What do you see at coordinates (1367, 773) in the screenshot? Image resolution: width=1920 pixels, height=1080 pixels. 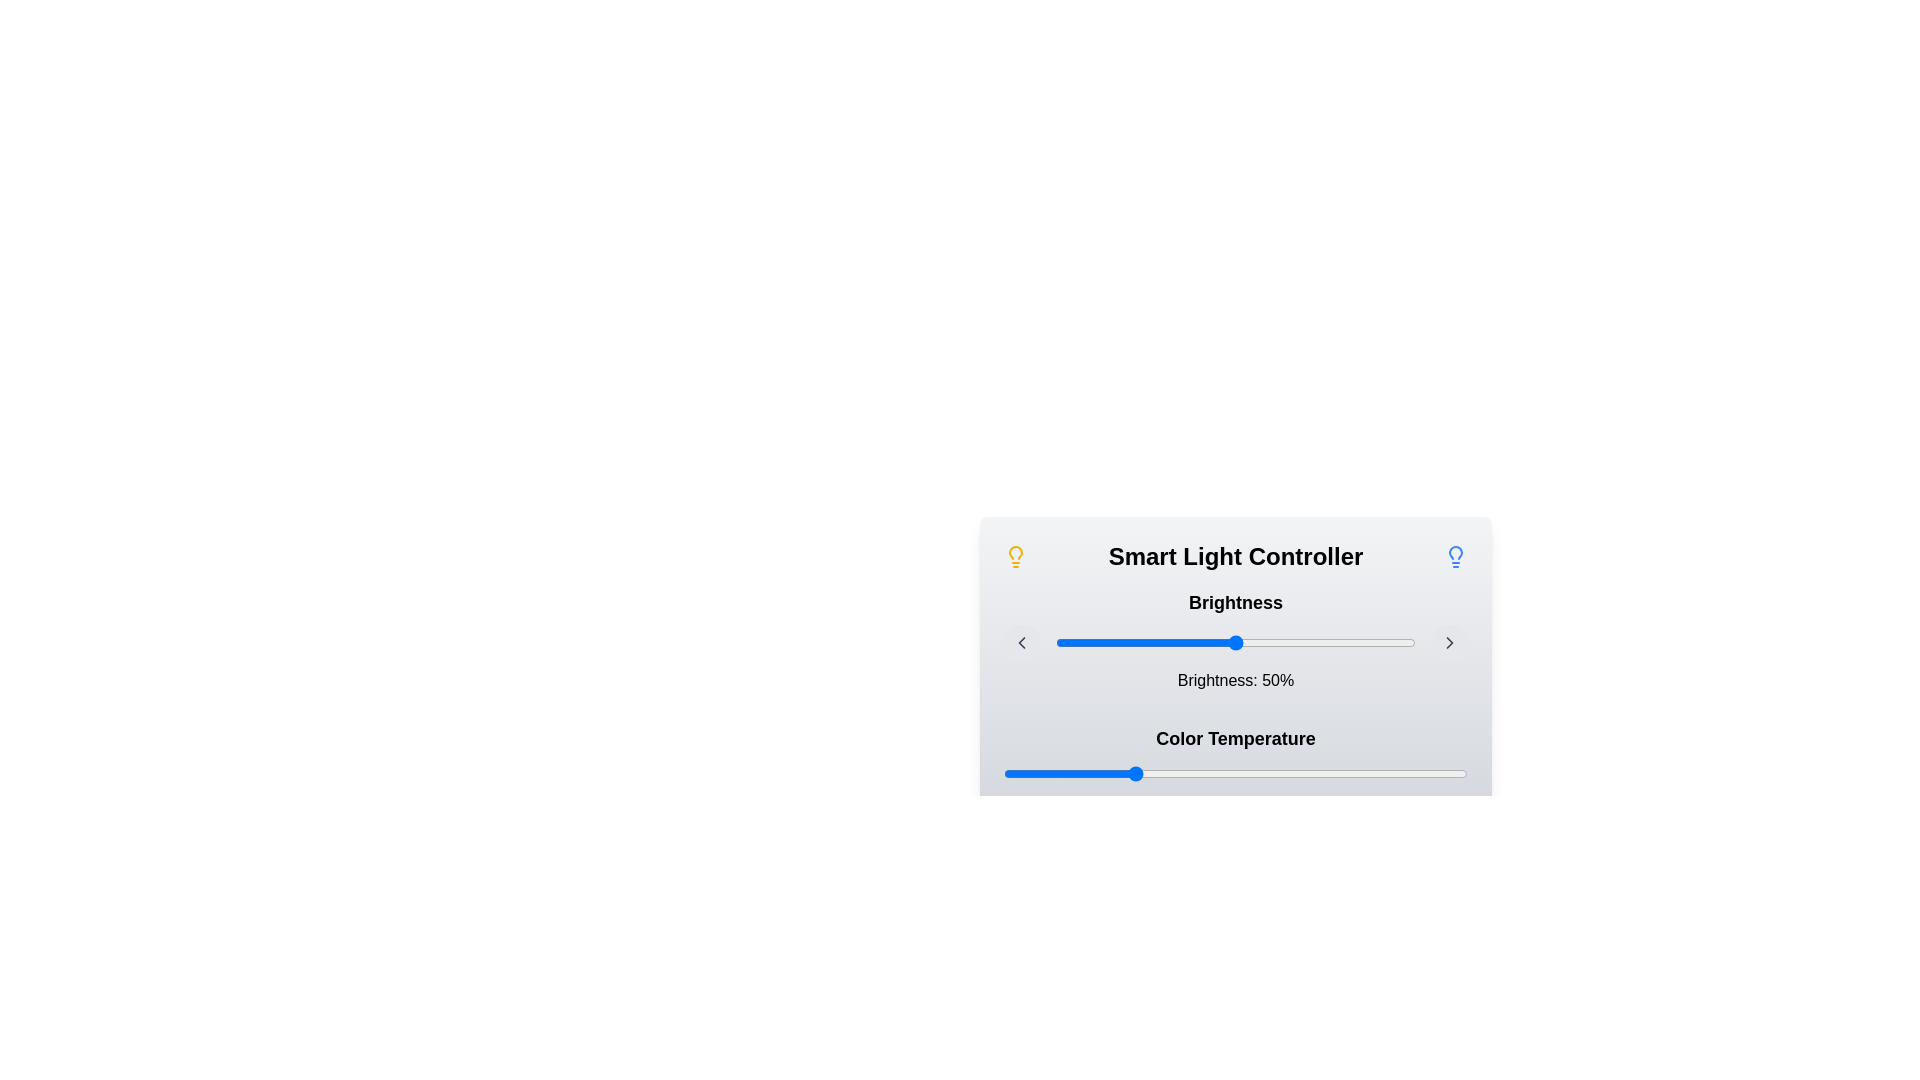 I see `color temperature` at bounding box center [1367, 773].